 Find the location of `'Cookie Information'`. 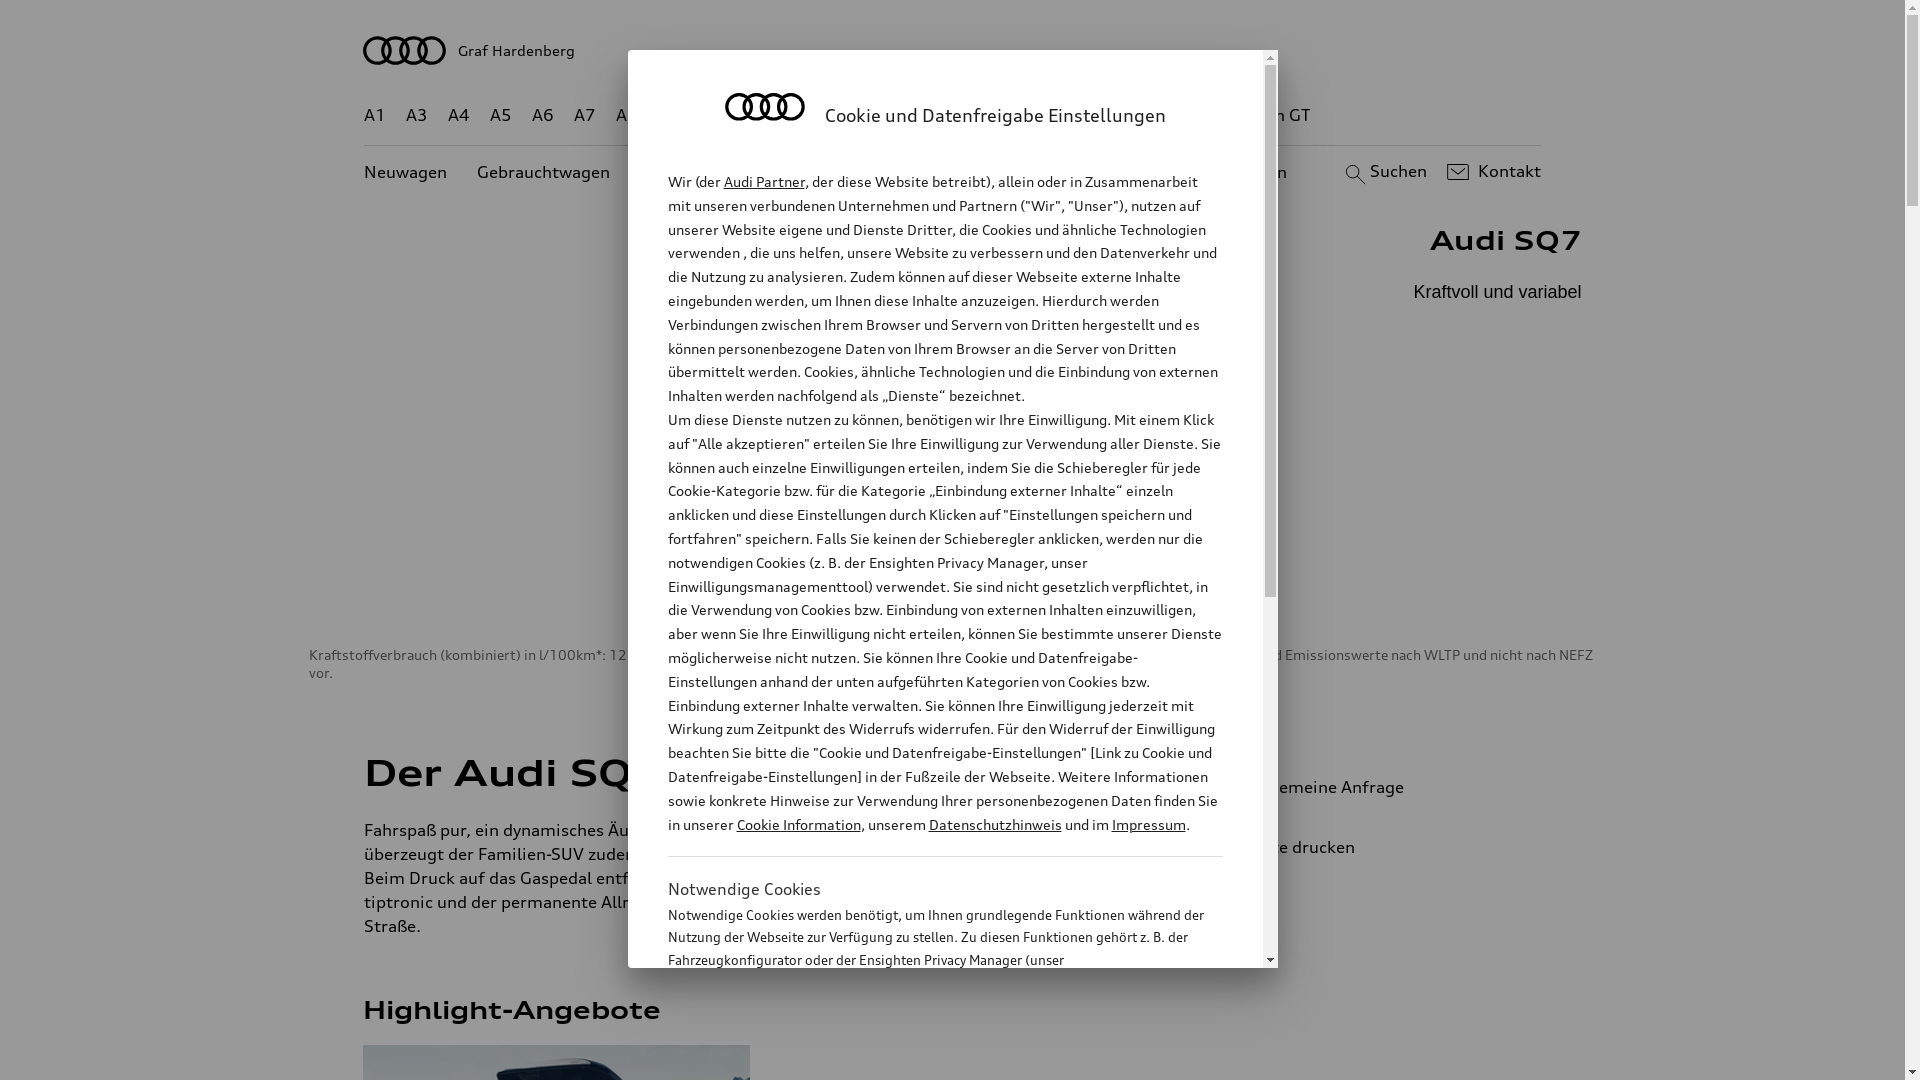

'Cookie Information' is located at coordinates (796, 824).